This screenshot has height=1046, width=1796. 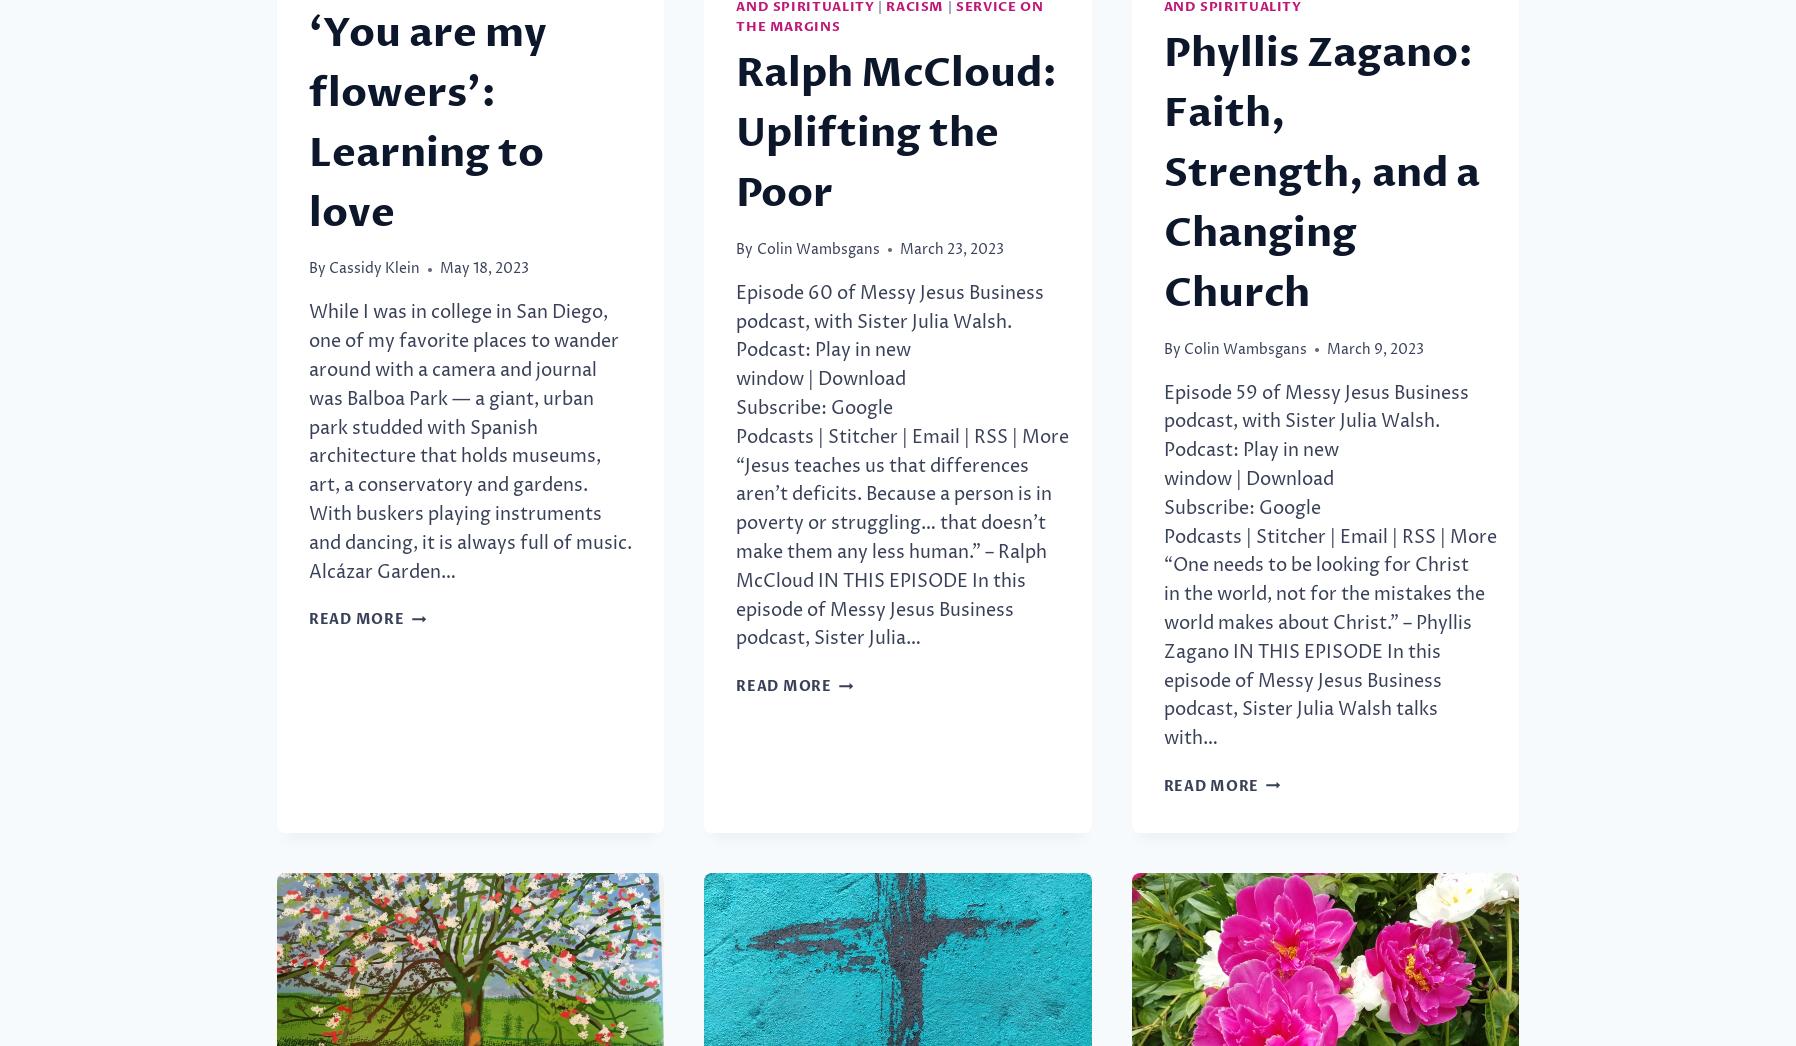 I want to click on 'While I was in college in San Diego, one of my favorite places to wander around with a camera and journal was Balboa Park — a giant, urban park studded with Spanish architecture that holds museums, art, a conservatory and gardens. With buskers playing instruments and dancing, it is always full of music. Alcázar Garden…', so click(x=469, y=441).